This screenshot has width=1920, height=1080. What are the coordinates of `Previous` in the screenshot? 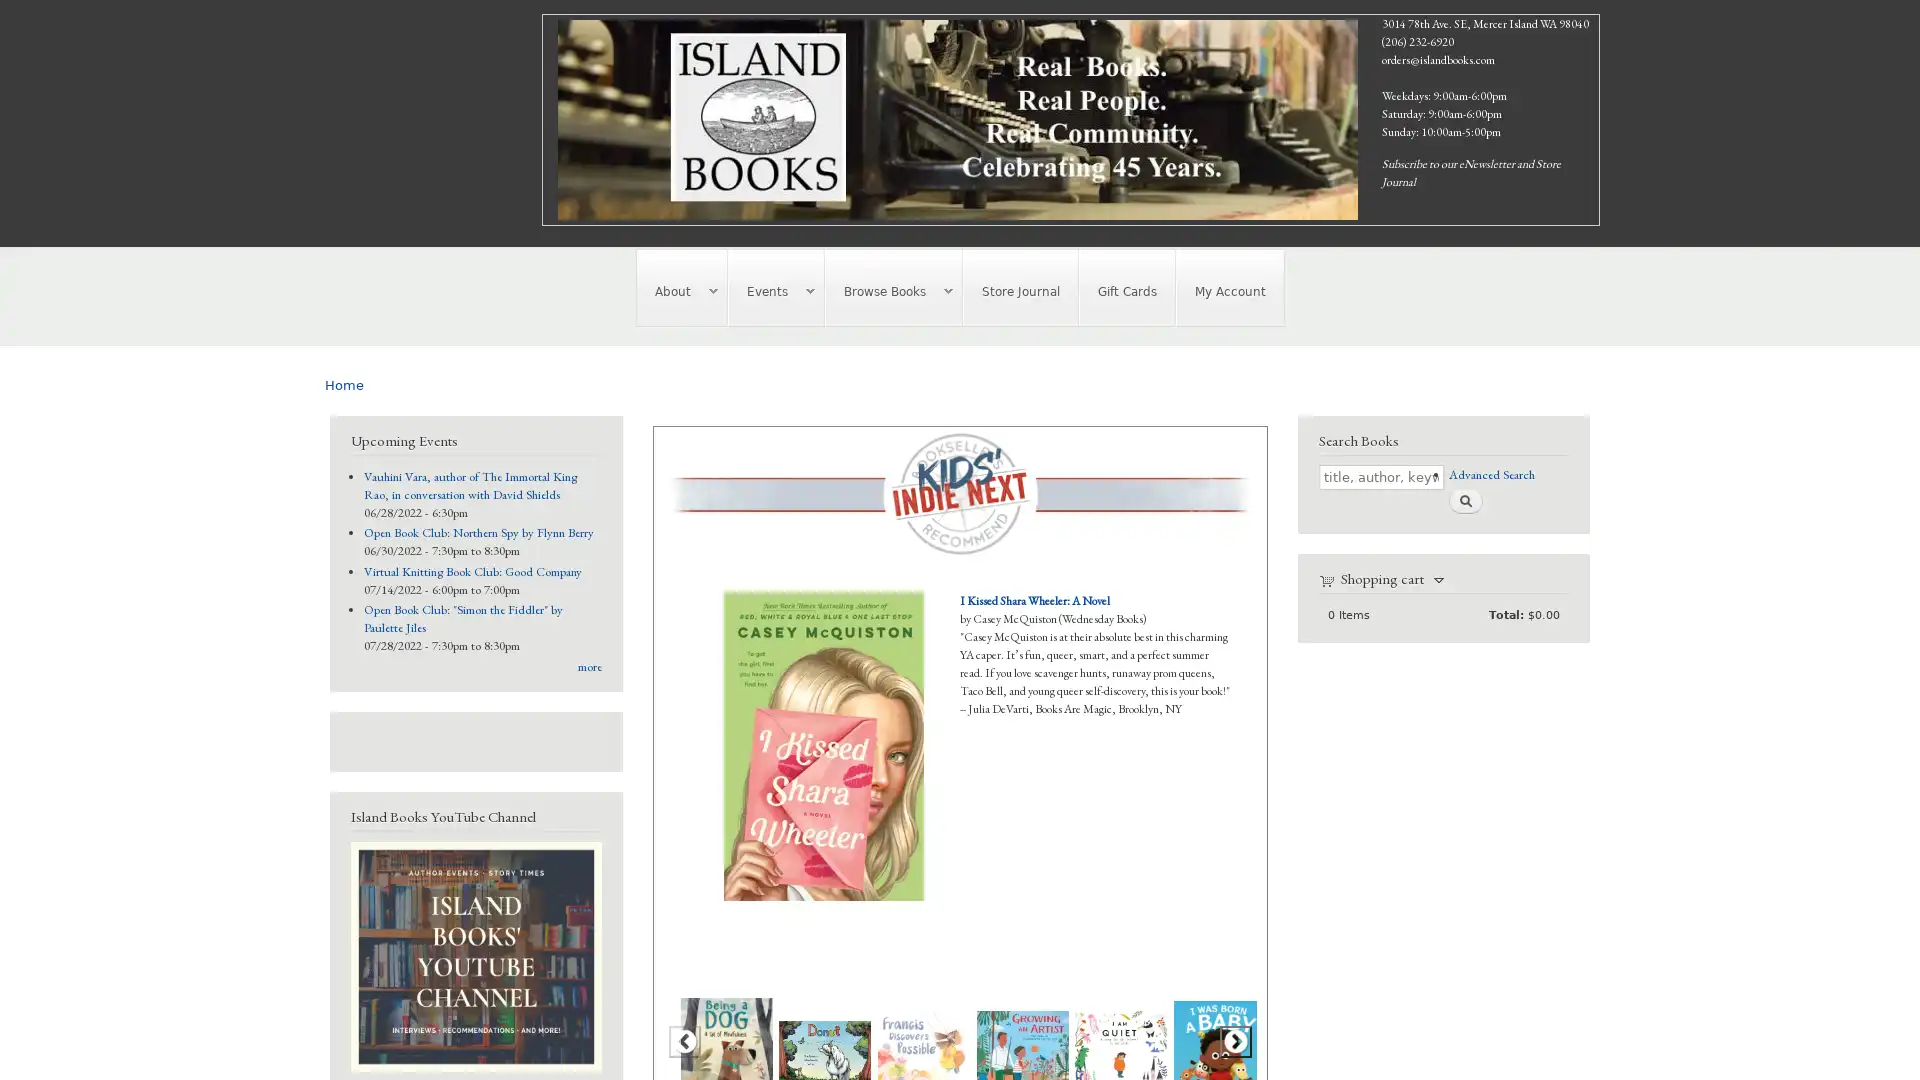 It's located at (683, 1040).